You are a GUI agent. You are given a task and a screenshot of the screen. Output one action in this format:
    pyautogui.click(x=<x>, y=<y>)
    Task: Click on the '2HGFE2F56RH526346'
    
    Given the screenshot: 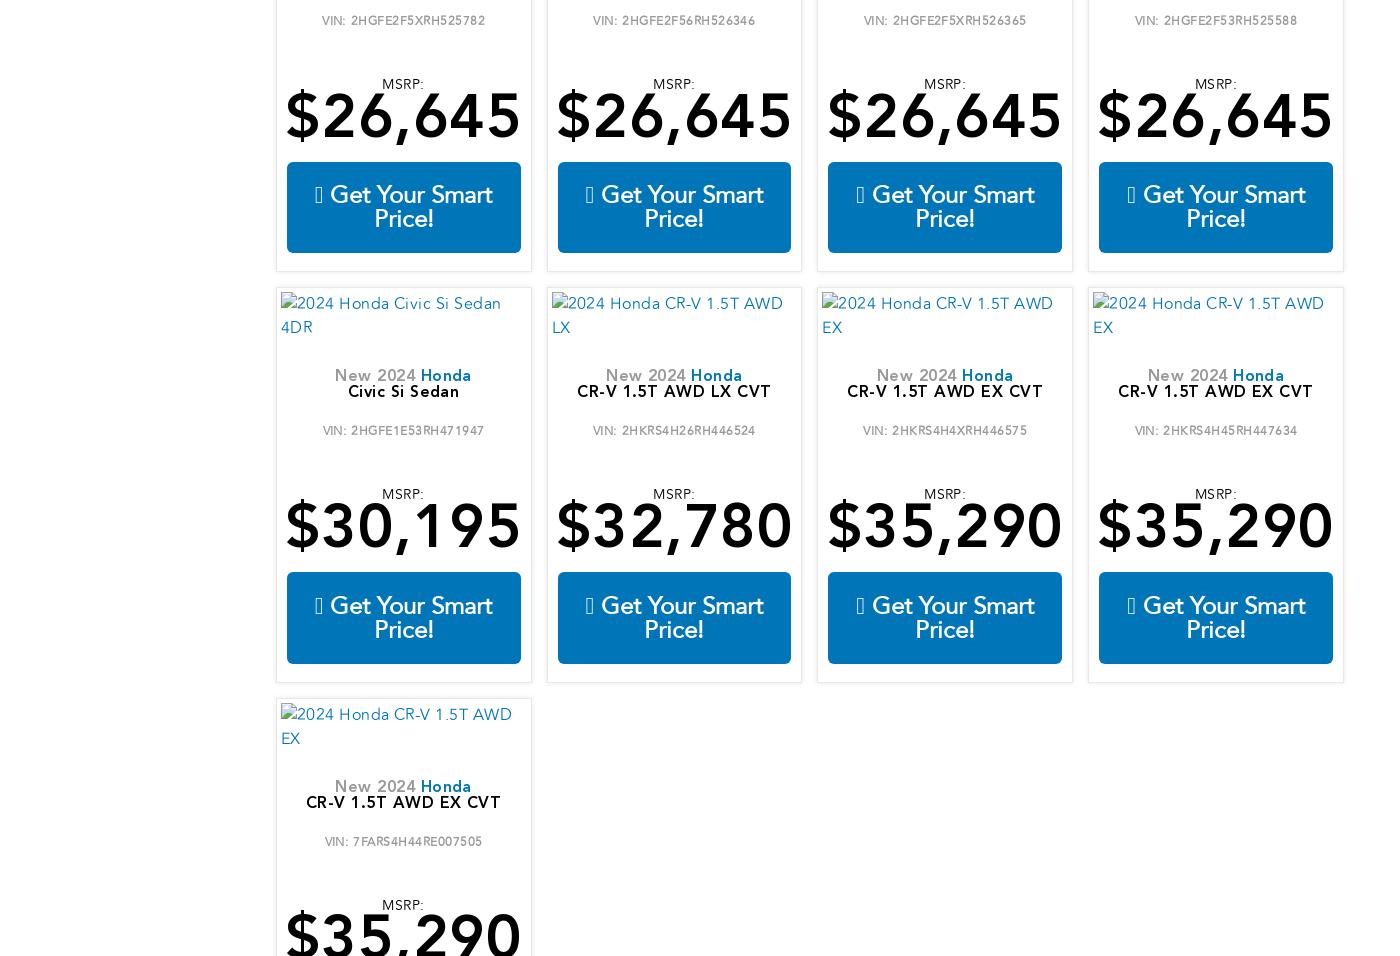 What is the action you would take?
    pyautogui.click(x=688, y=18)
    